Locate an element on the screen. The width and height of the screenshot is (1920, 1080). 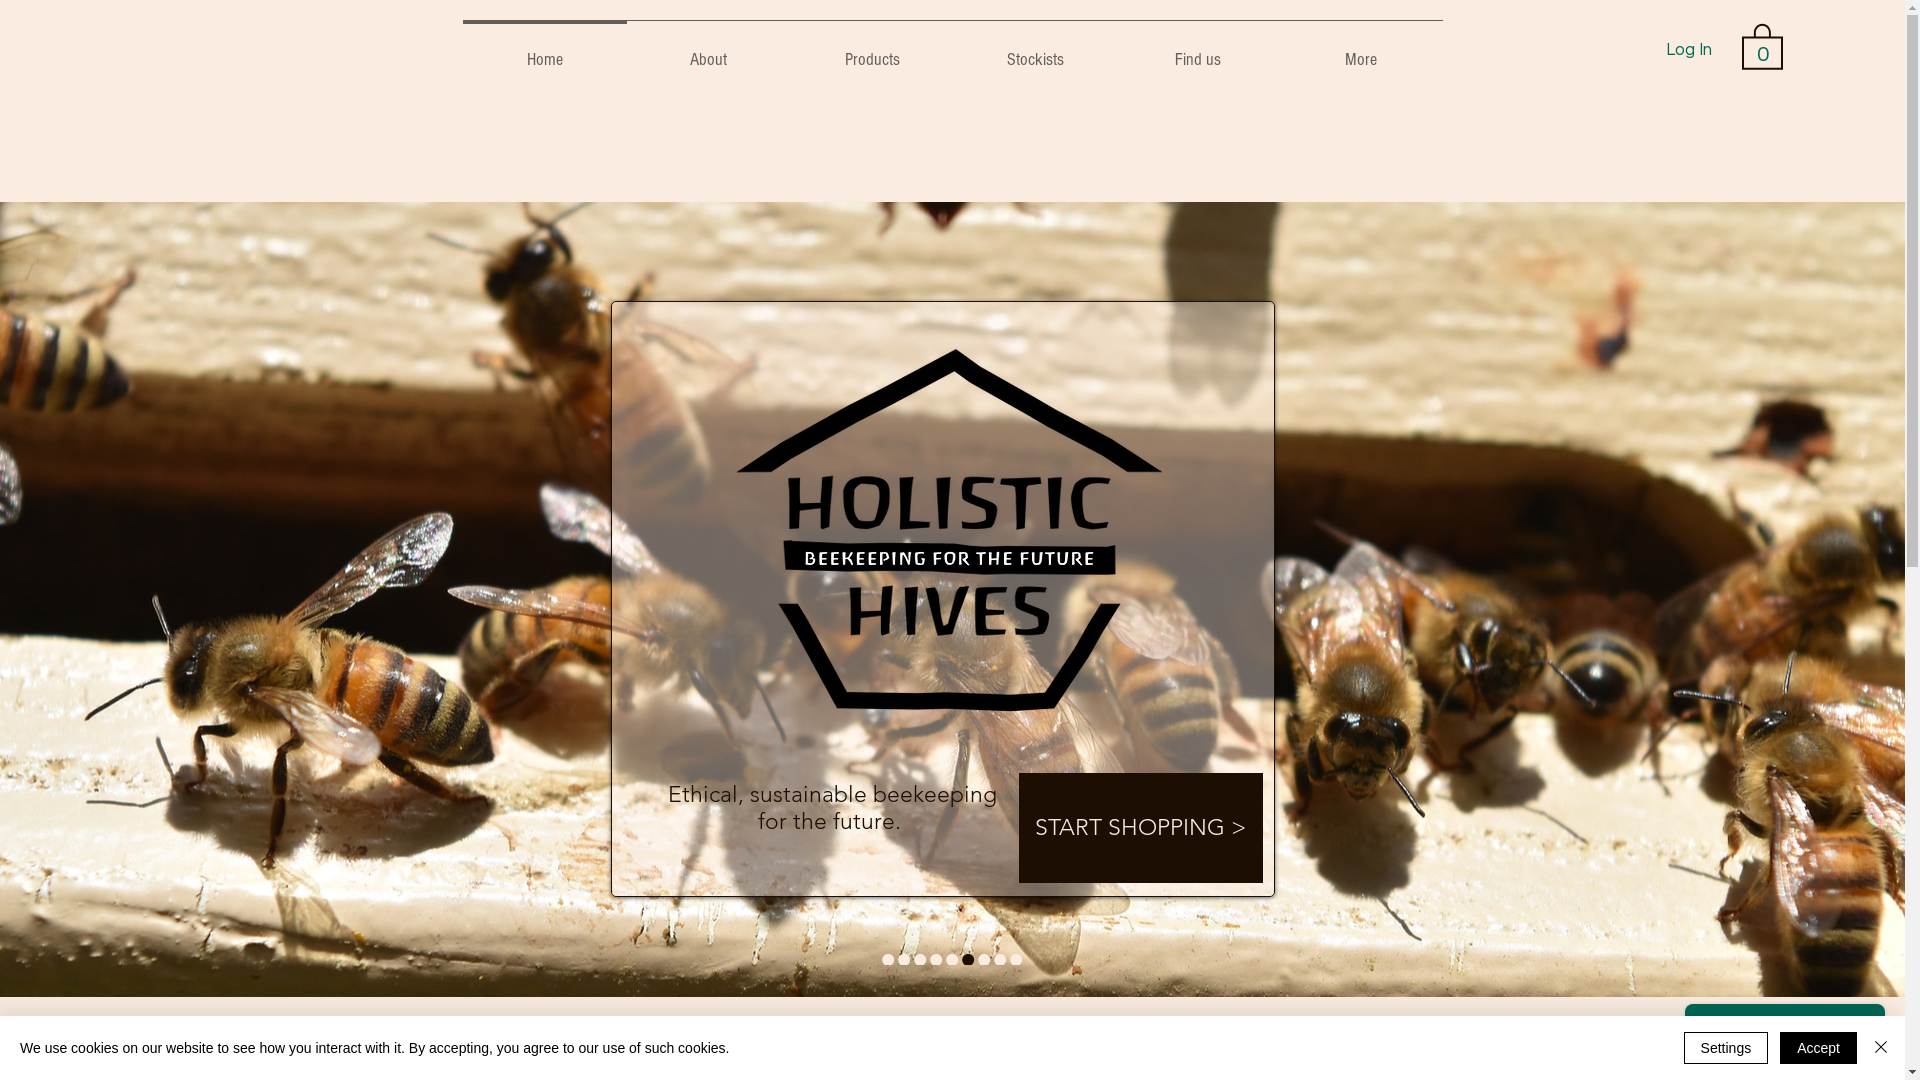
'About' is located at coordinates (624, 49).